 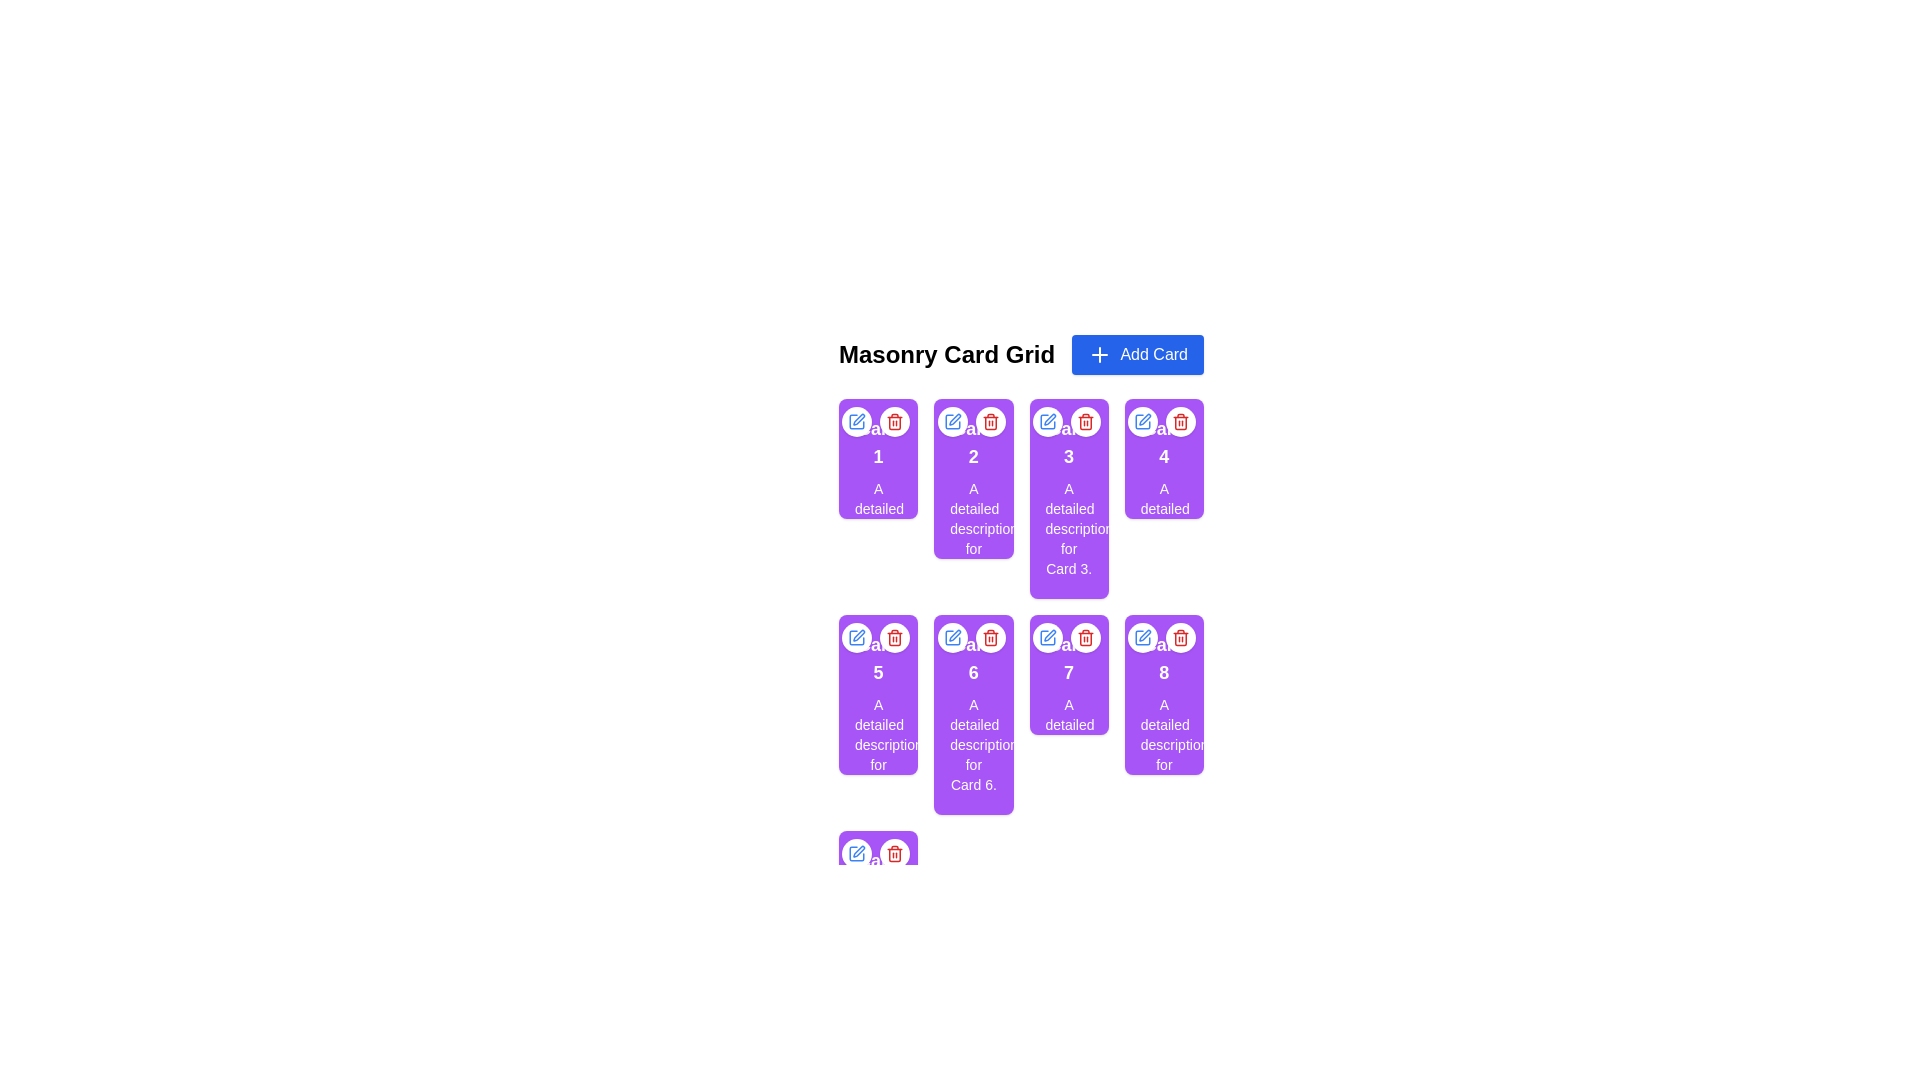 What do you see at coordinates (951, 637) in the screenshot?
I see `the blue square with rounded corners that forms the frame of the pen icon located at the top-left corner of the card labeled '6'` at bounding box center [951, 637].